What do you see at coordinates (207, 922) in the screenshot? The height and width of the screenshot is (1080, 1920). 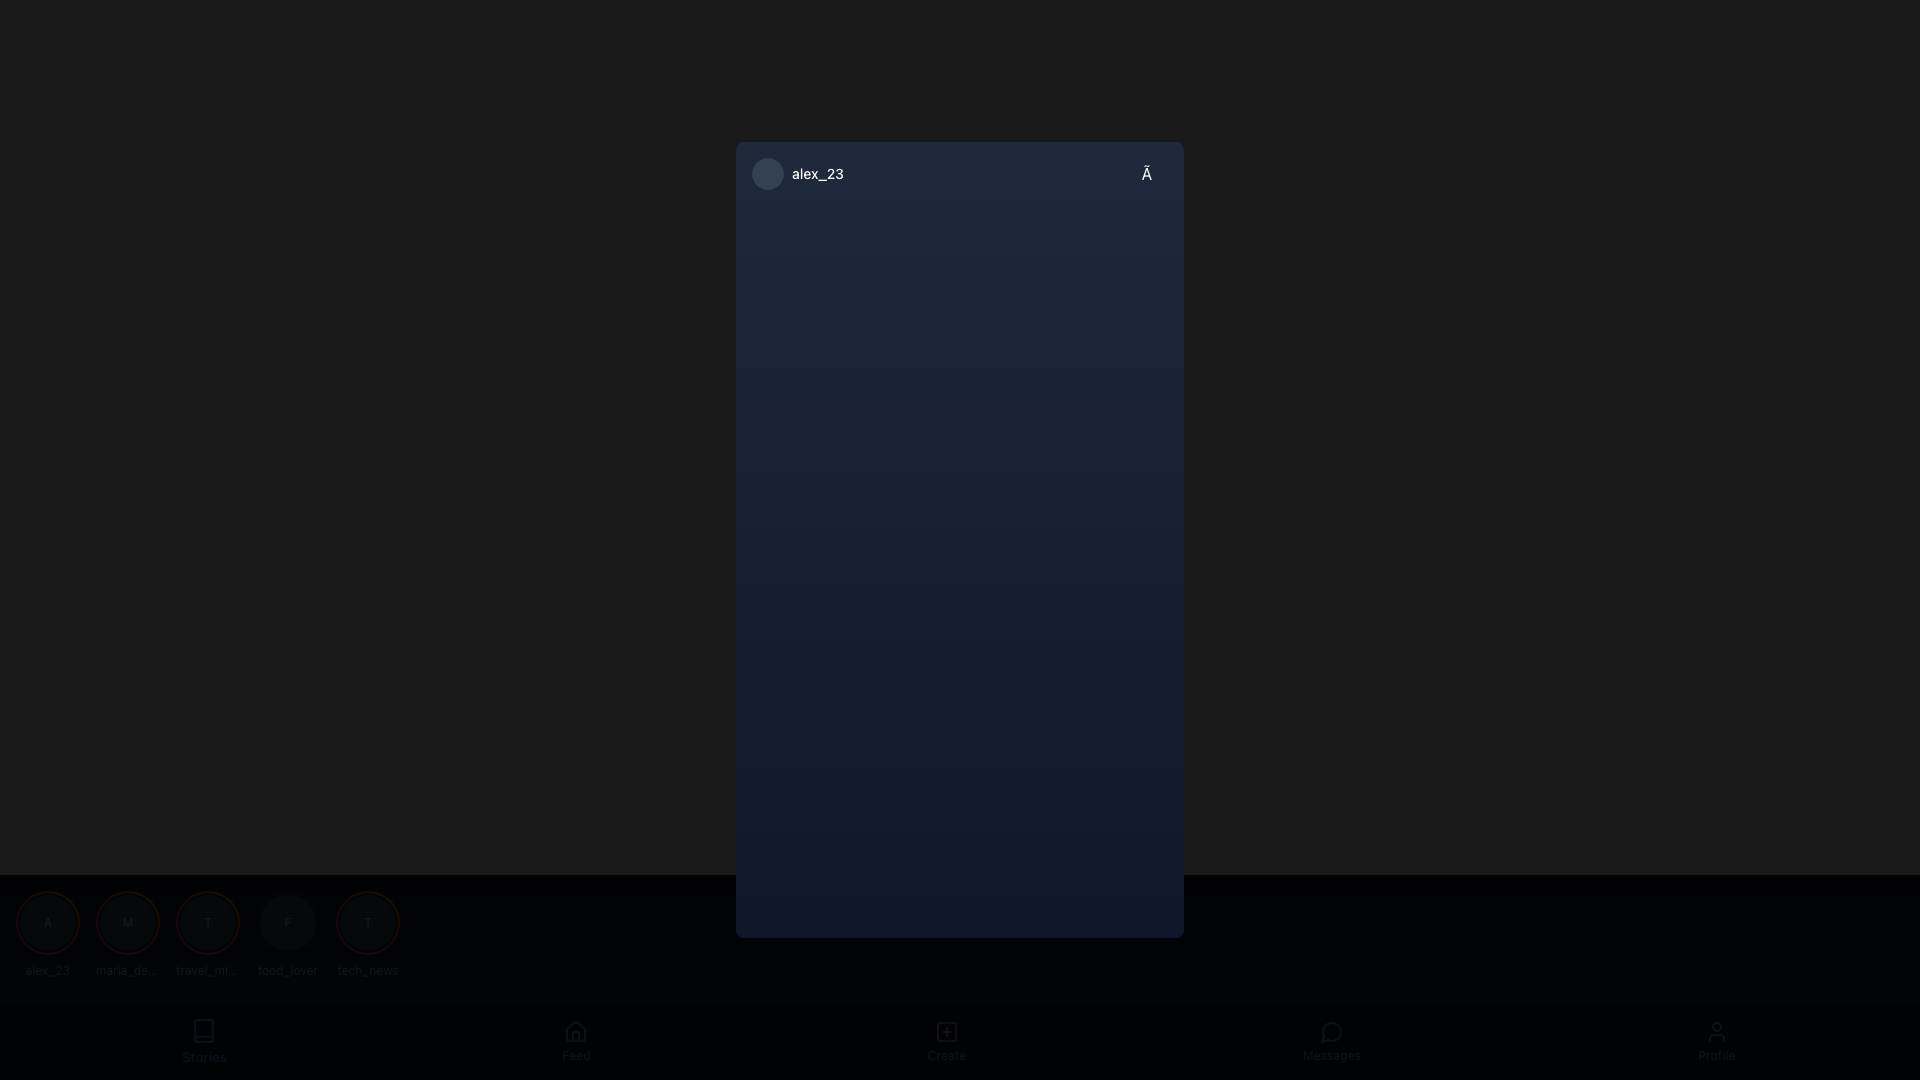 I see `the circular avatar button with a dark gray background and a white 'T' in the center, located as the fourth item in a horizontally scrollable bar at the bottom of the interface` at bounding box center [207, 922].